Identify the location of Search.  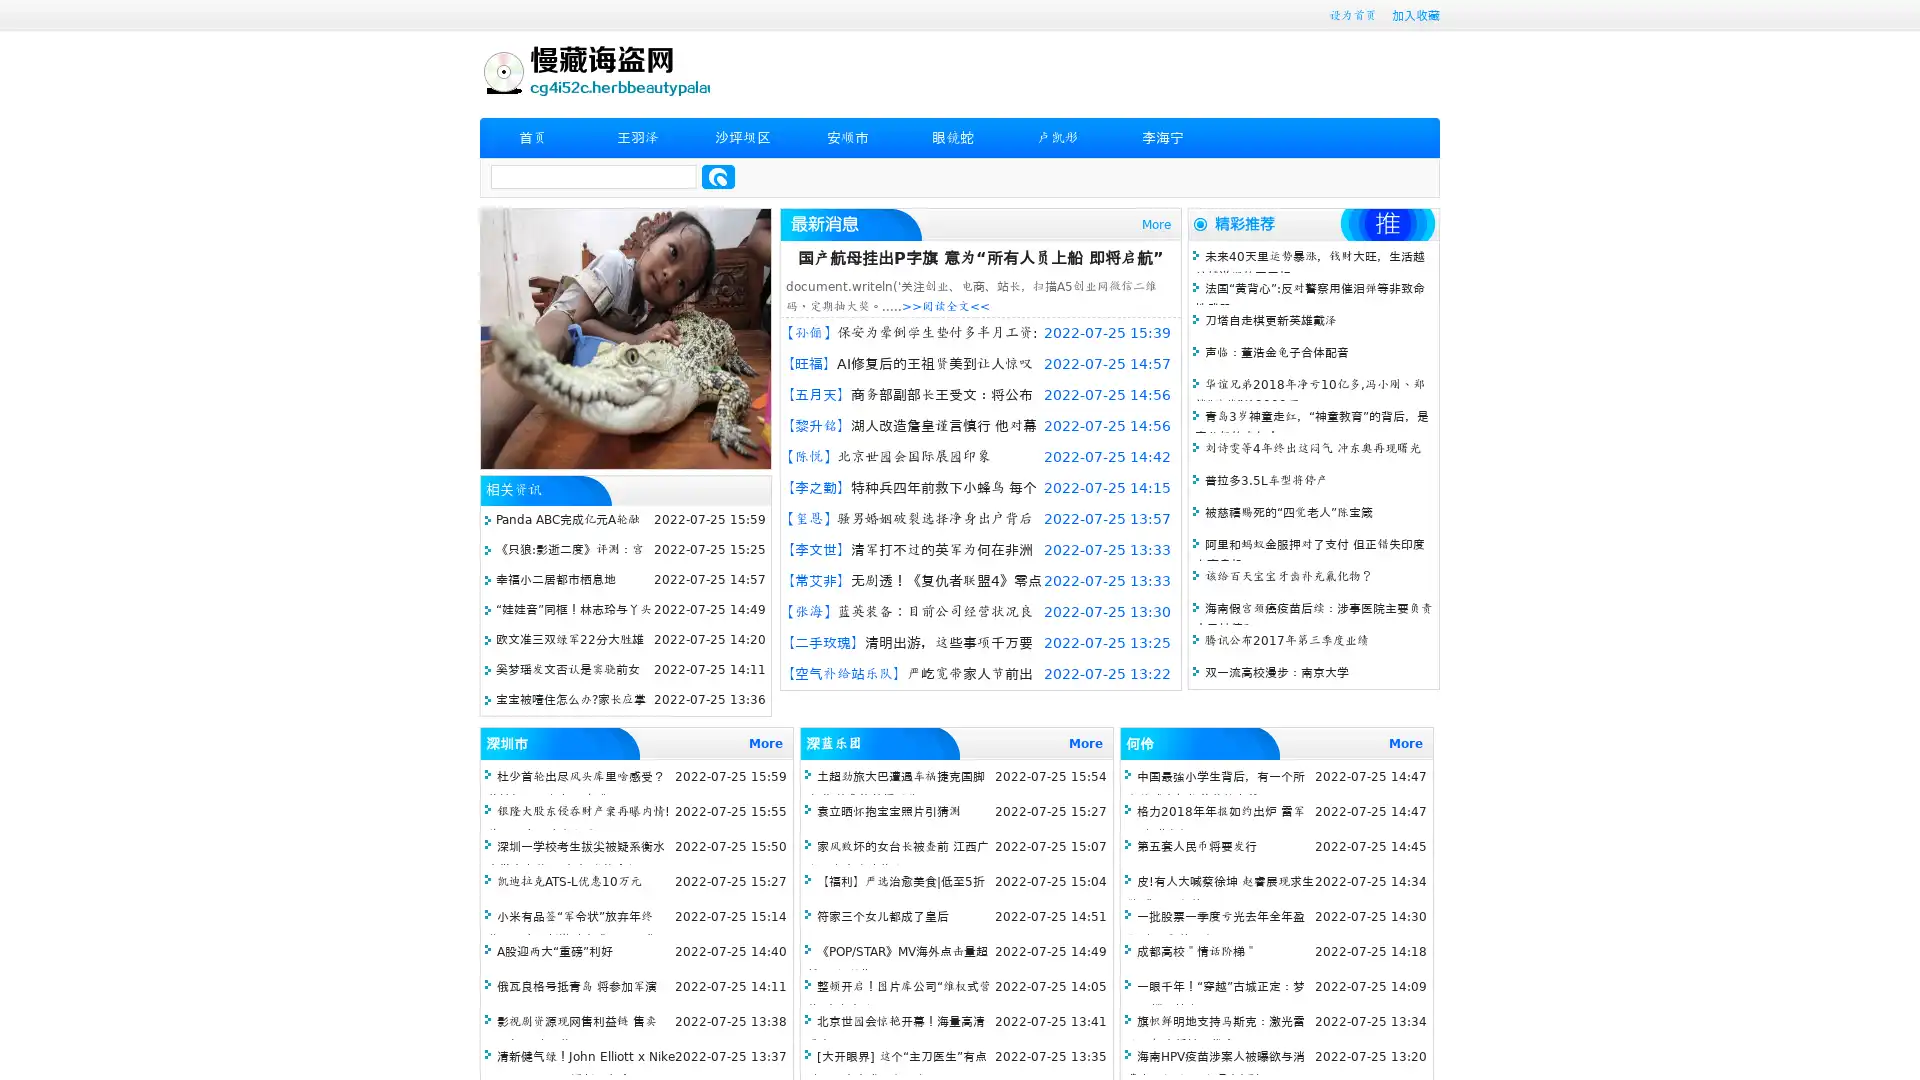
(718, 176).